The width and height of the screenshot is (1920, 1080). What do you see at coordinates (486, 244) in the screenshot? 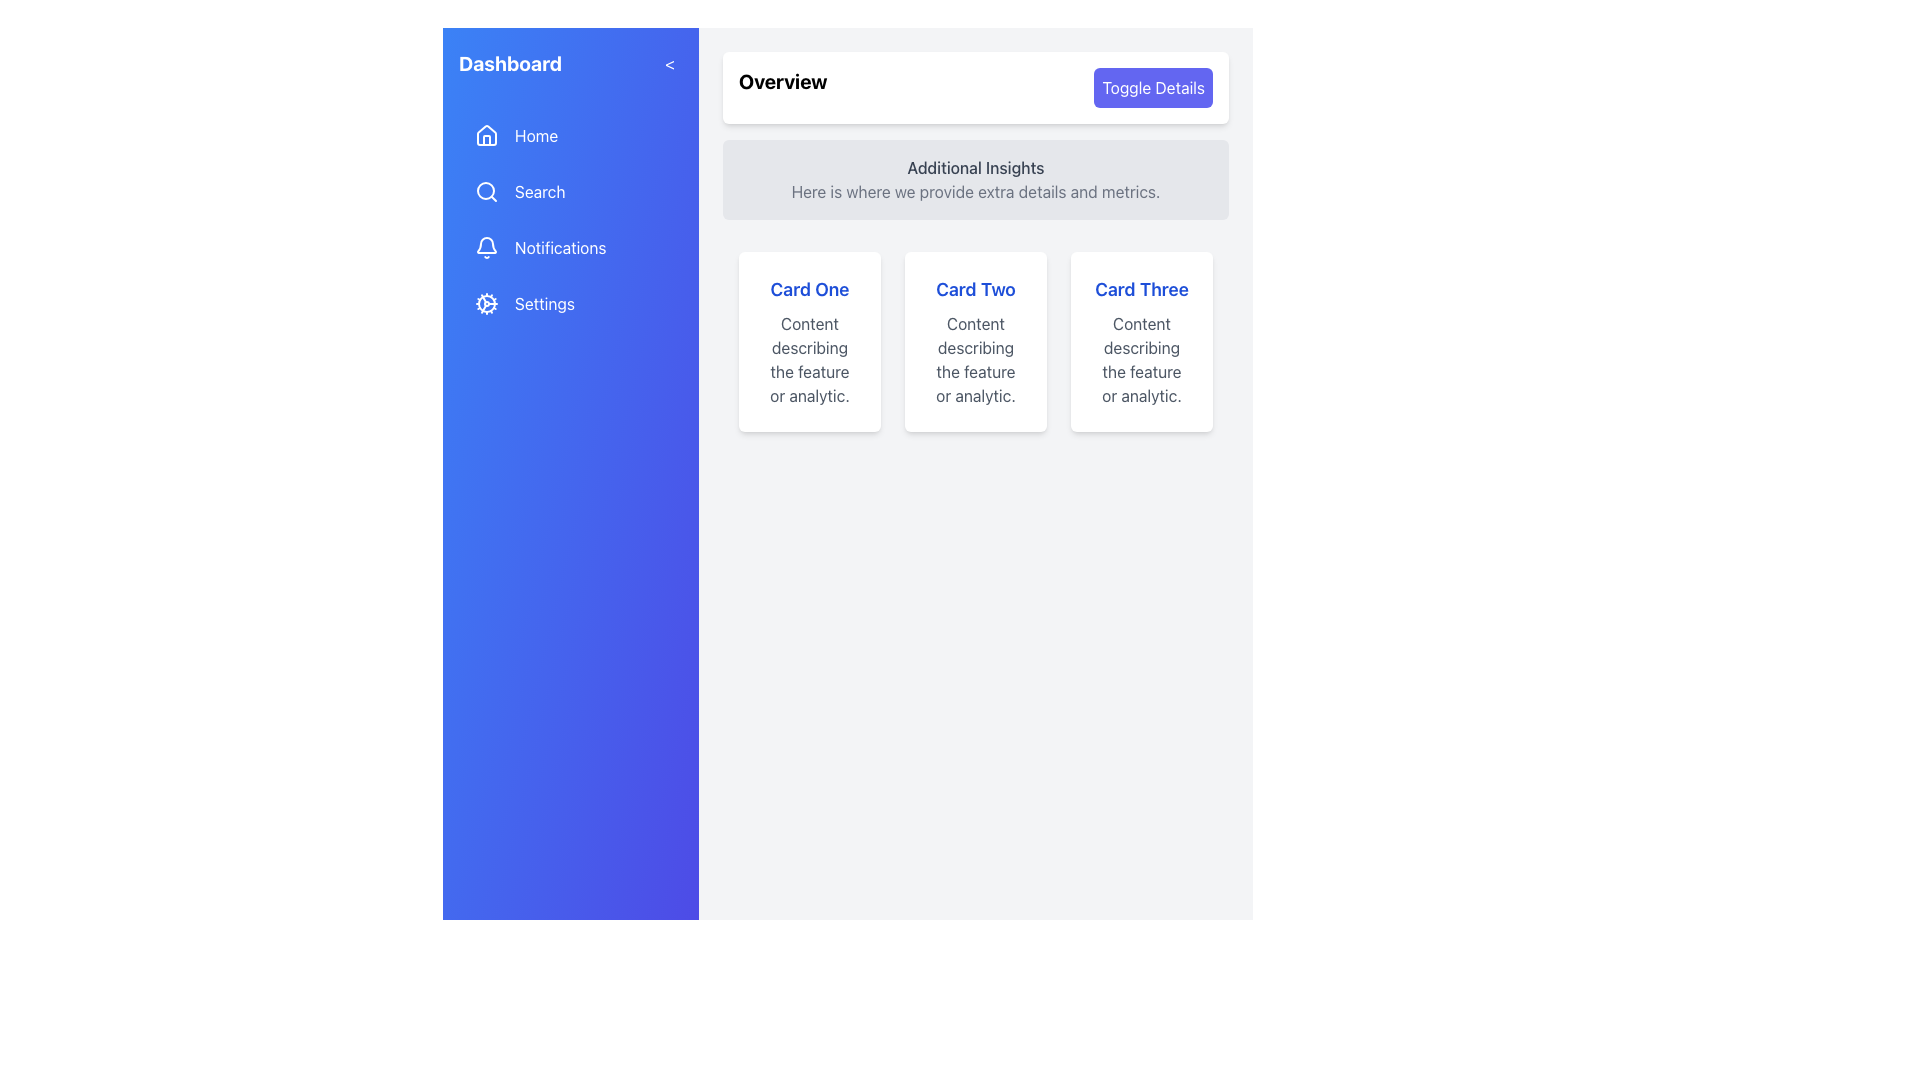
I see `the bell-shaped notification icon located in the vertical sidebar menu, positioned to the left of the 'Notifications' text label` at bounding box center [486, 244].